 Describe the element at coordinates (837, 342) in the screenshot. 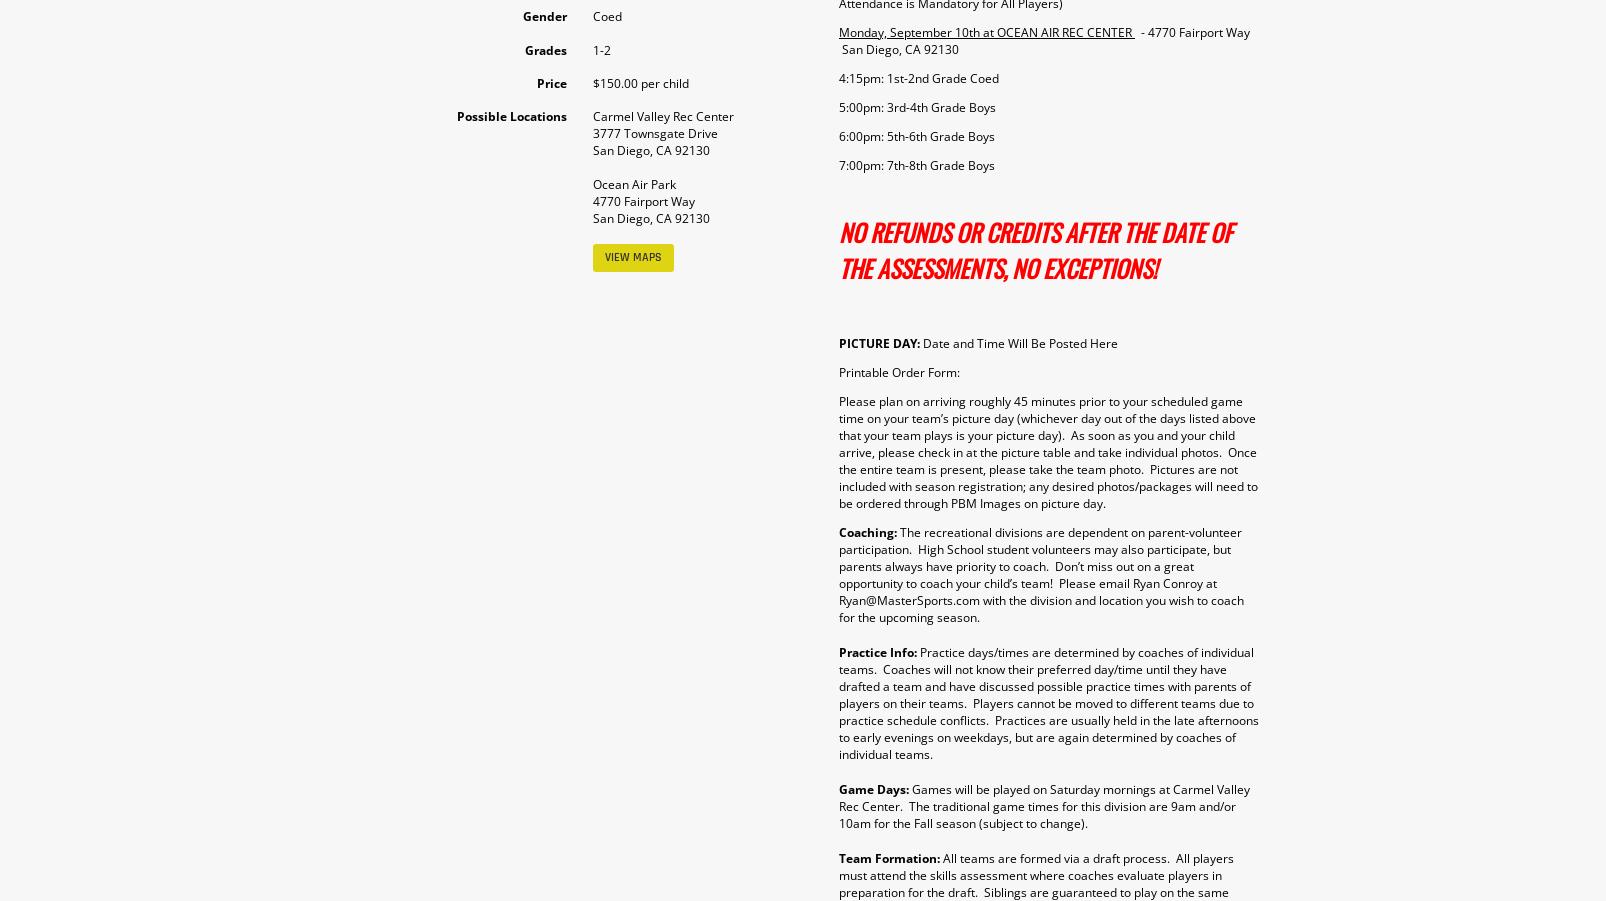

I see `'PIC'` at that location.